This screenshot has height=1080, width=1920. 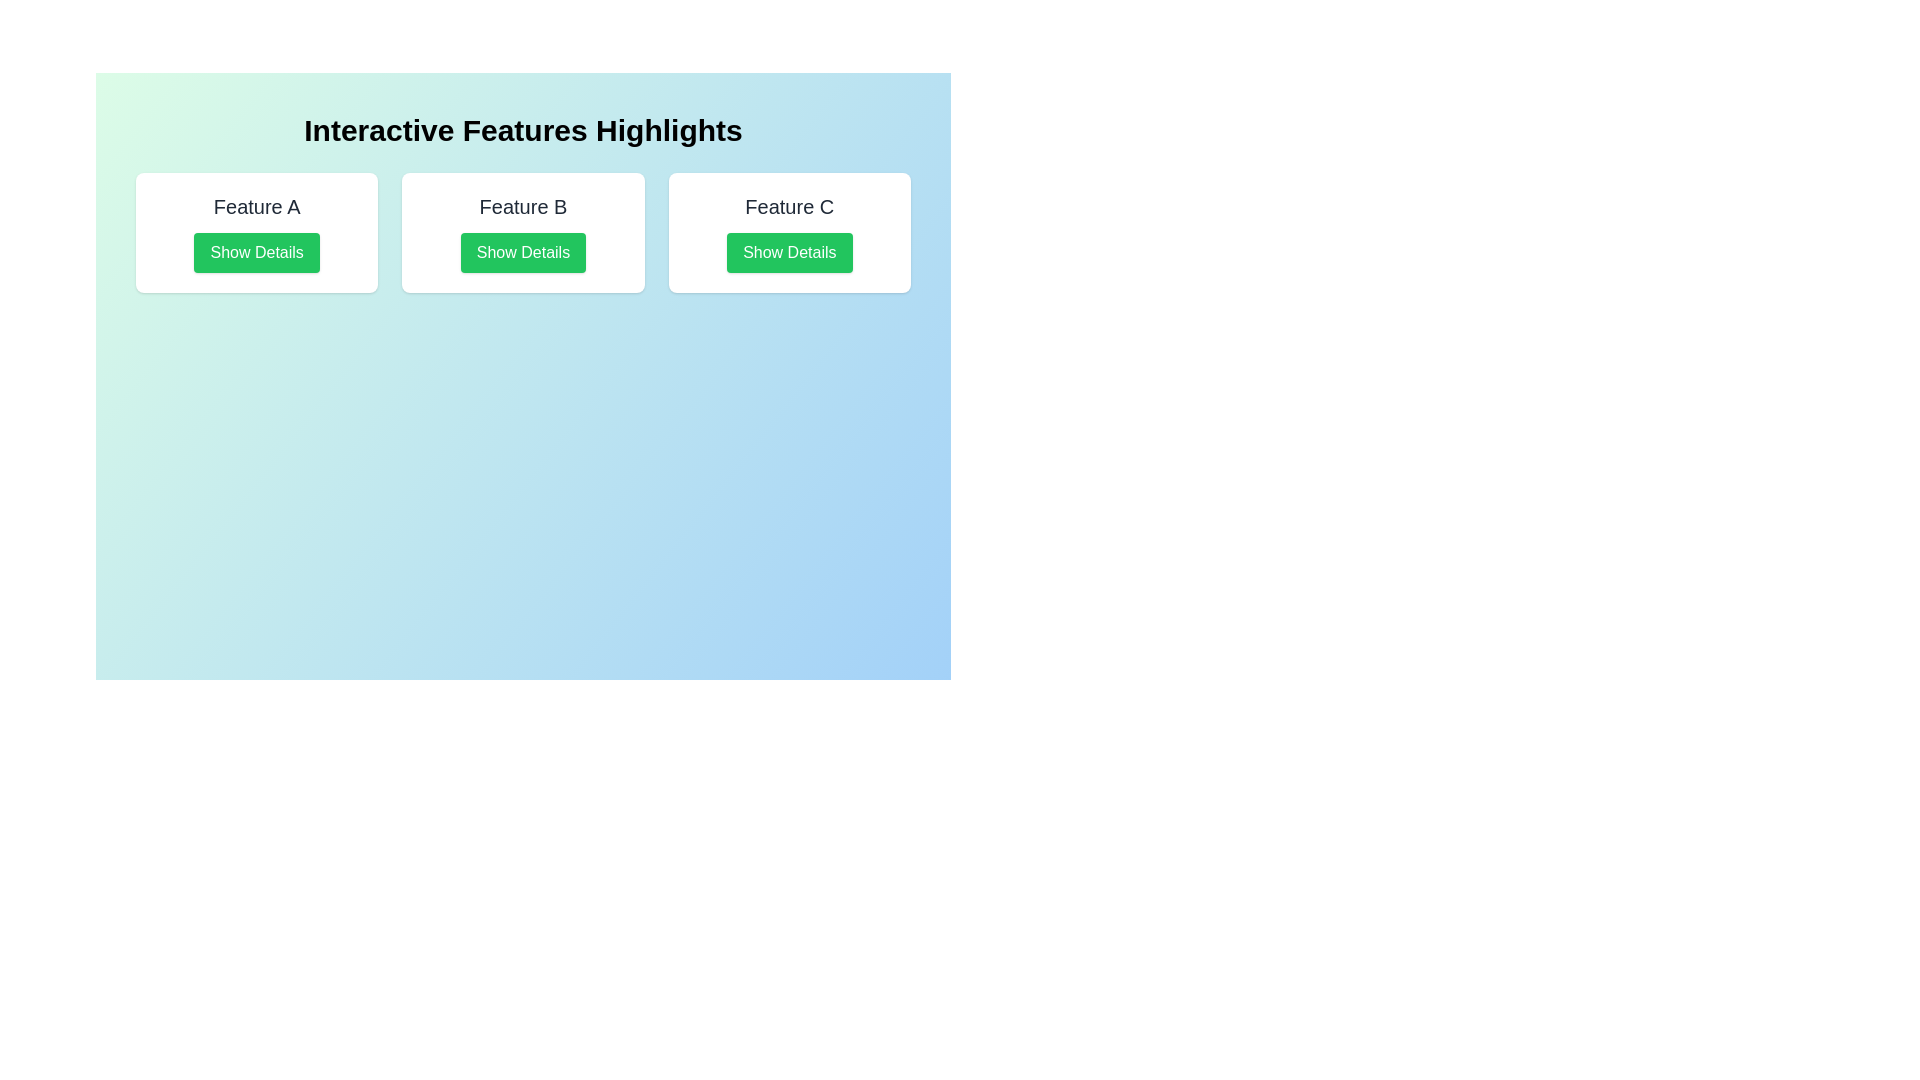 I want to click on the 'Show Details' button on the interactive card located at the rightmost position of a horizontally arranged group of three elements, so click(x=788, y=231).